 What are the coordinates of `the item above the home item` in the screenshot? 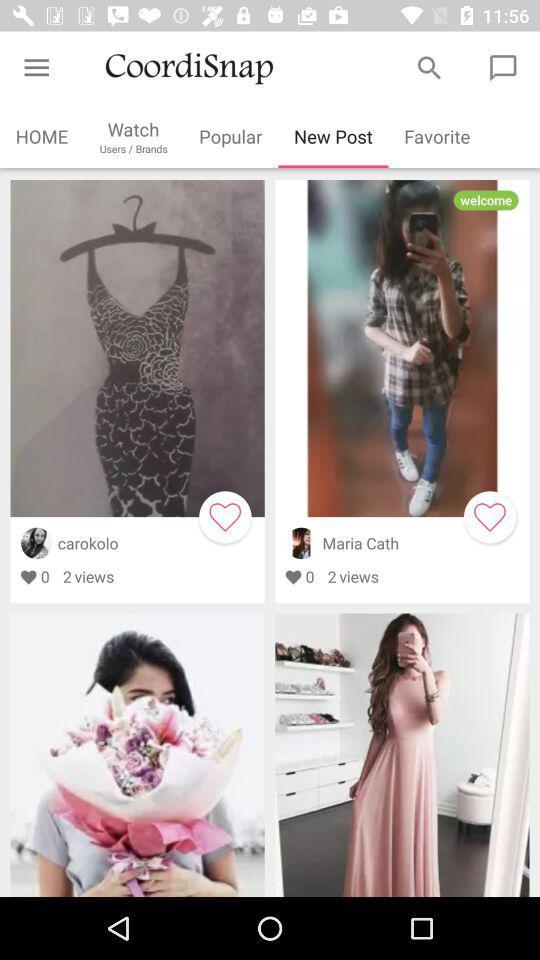 It's located at (36, 68).